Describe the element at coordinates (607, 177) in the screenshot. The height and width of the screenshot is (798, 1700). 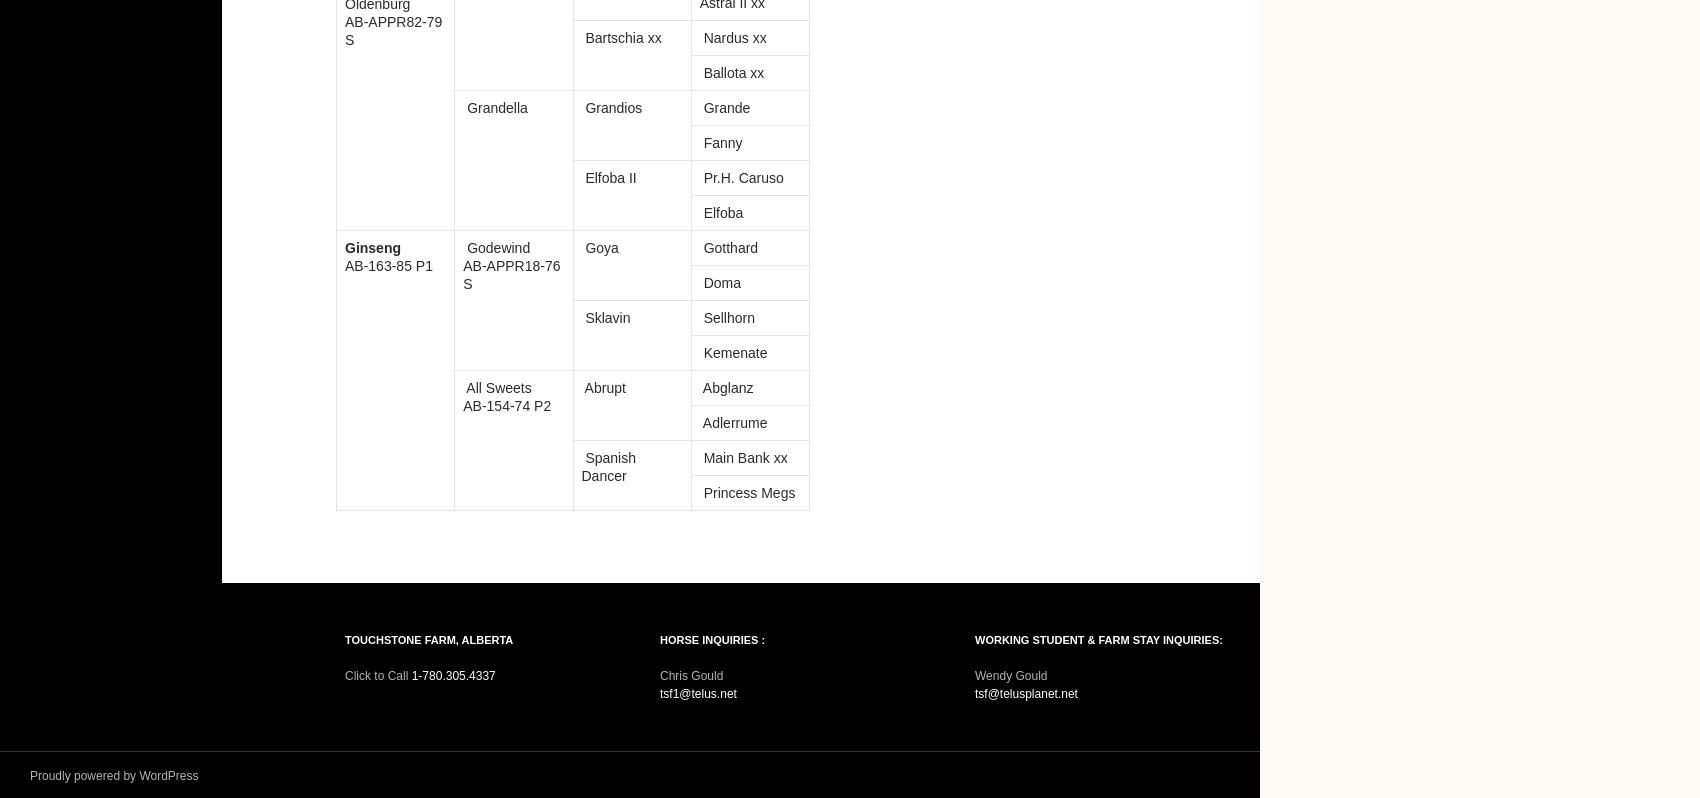
I see `'Elfoba II'` at that location.